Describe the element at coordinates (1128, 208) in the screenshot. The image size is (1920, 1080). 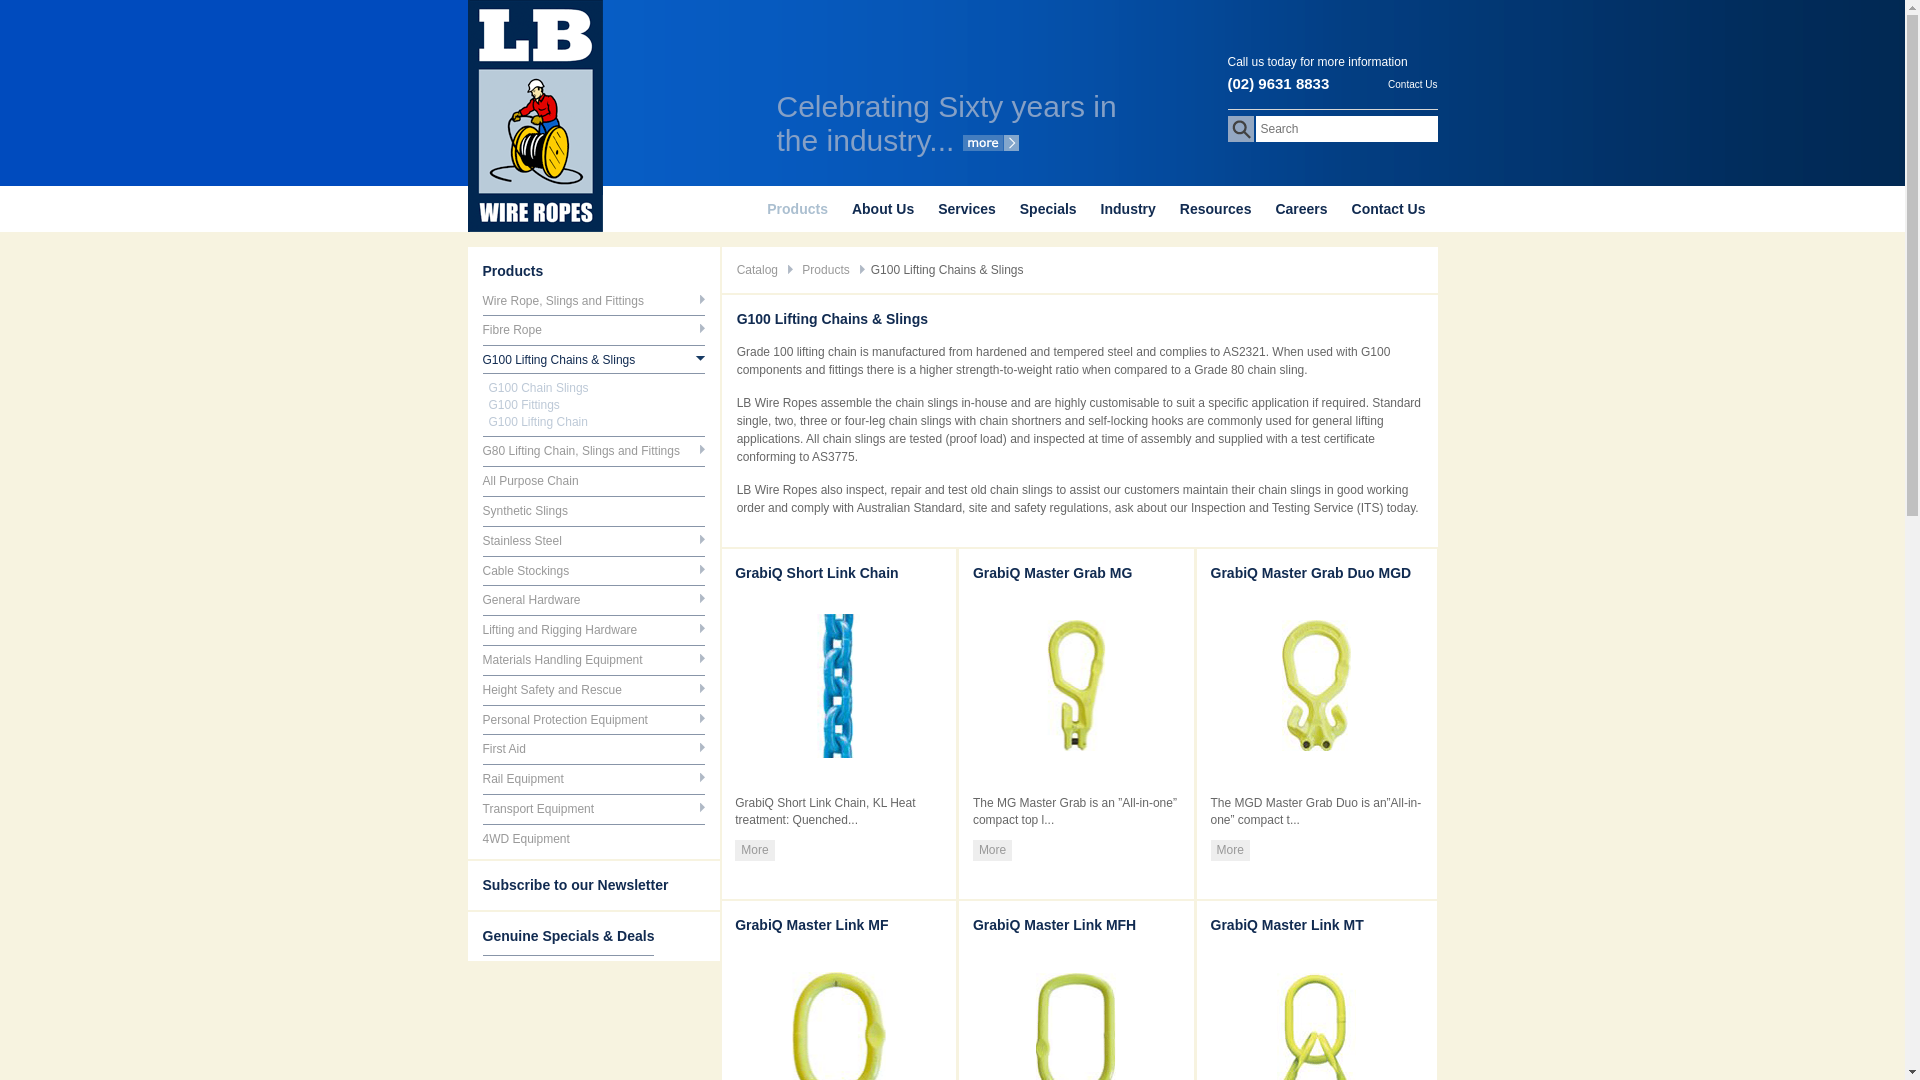
I see `'Industry'` at that location.